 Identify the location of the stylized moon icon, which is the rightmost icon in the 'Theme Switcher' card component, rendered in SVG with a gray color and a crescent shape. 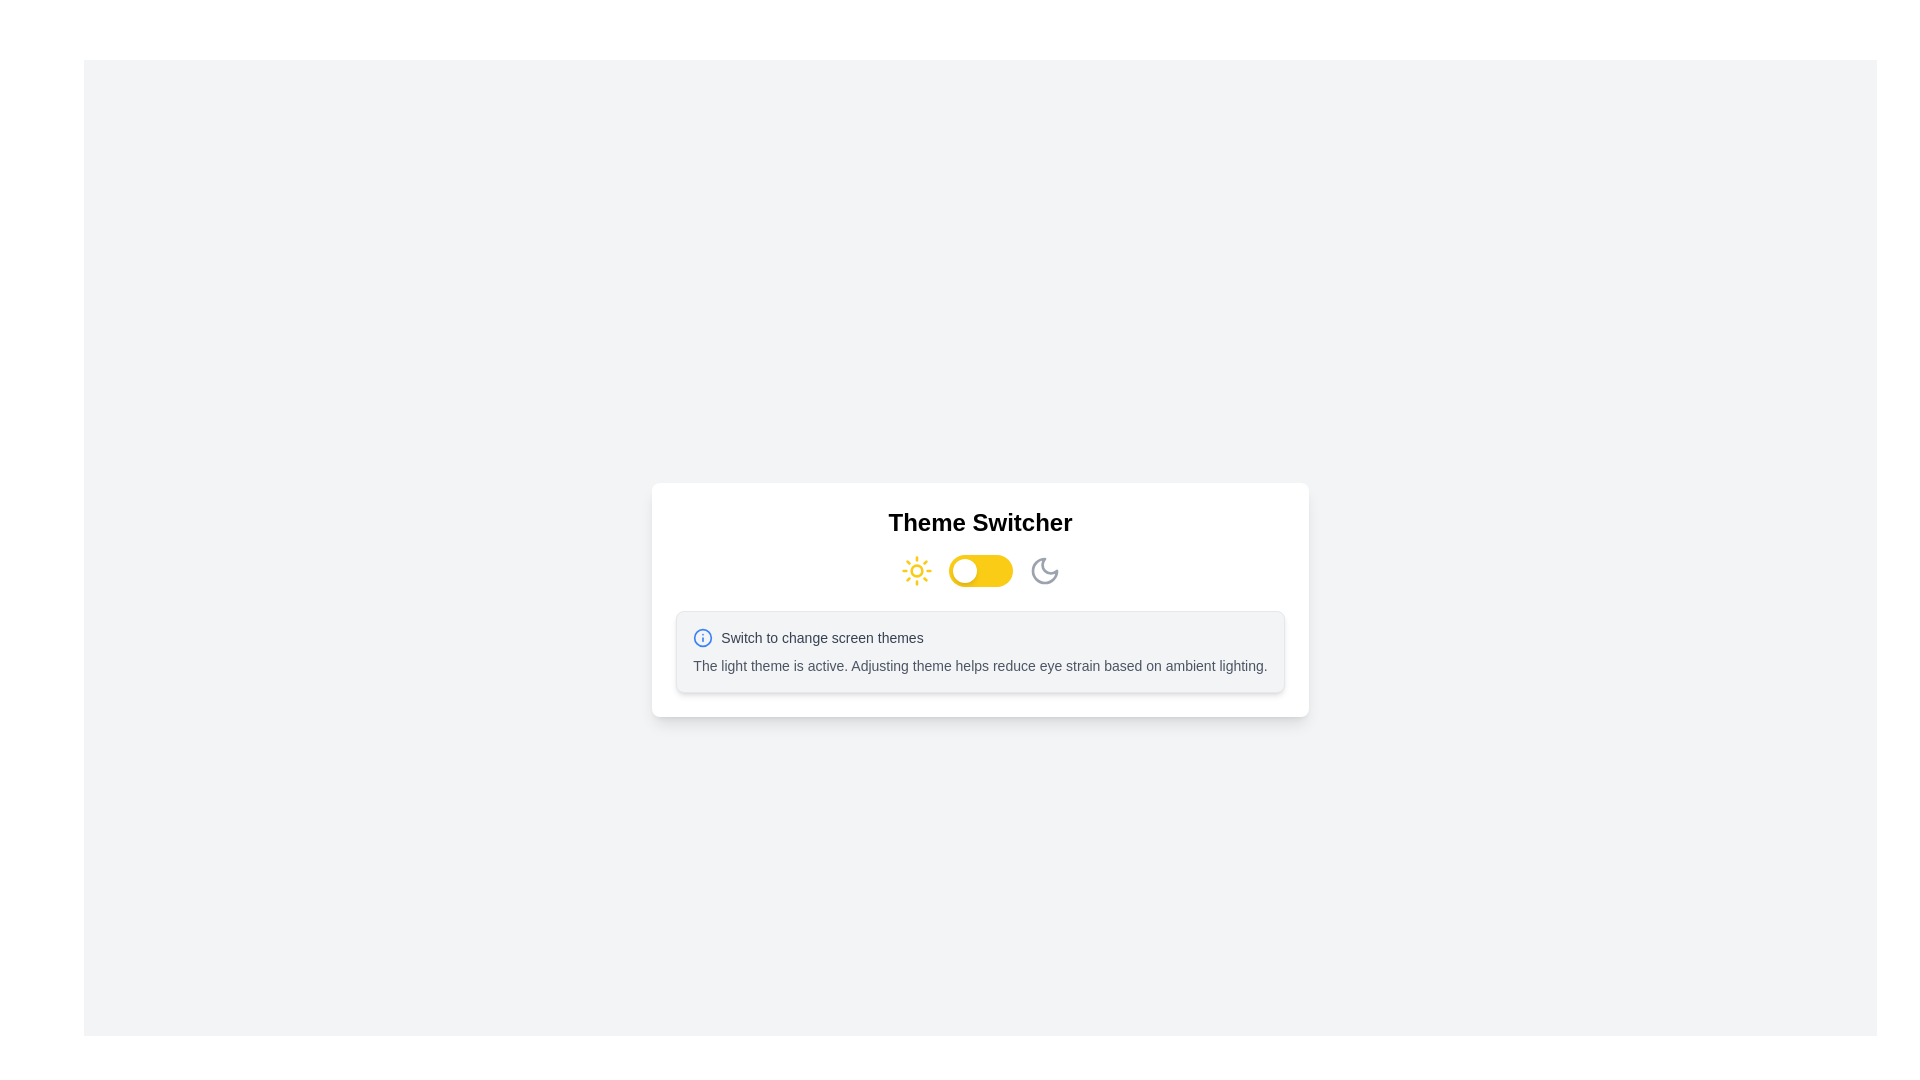
(1043, 570).